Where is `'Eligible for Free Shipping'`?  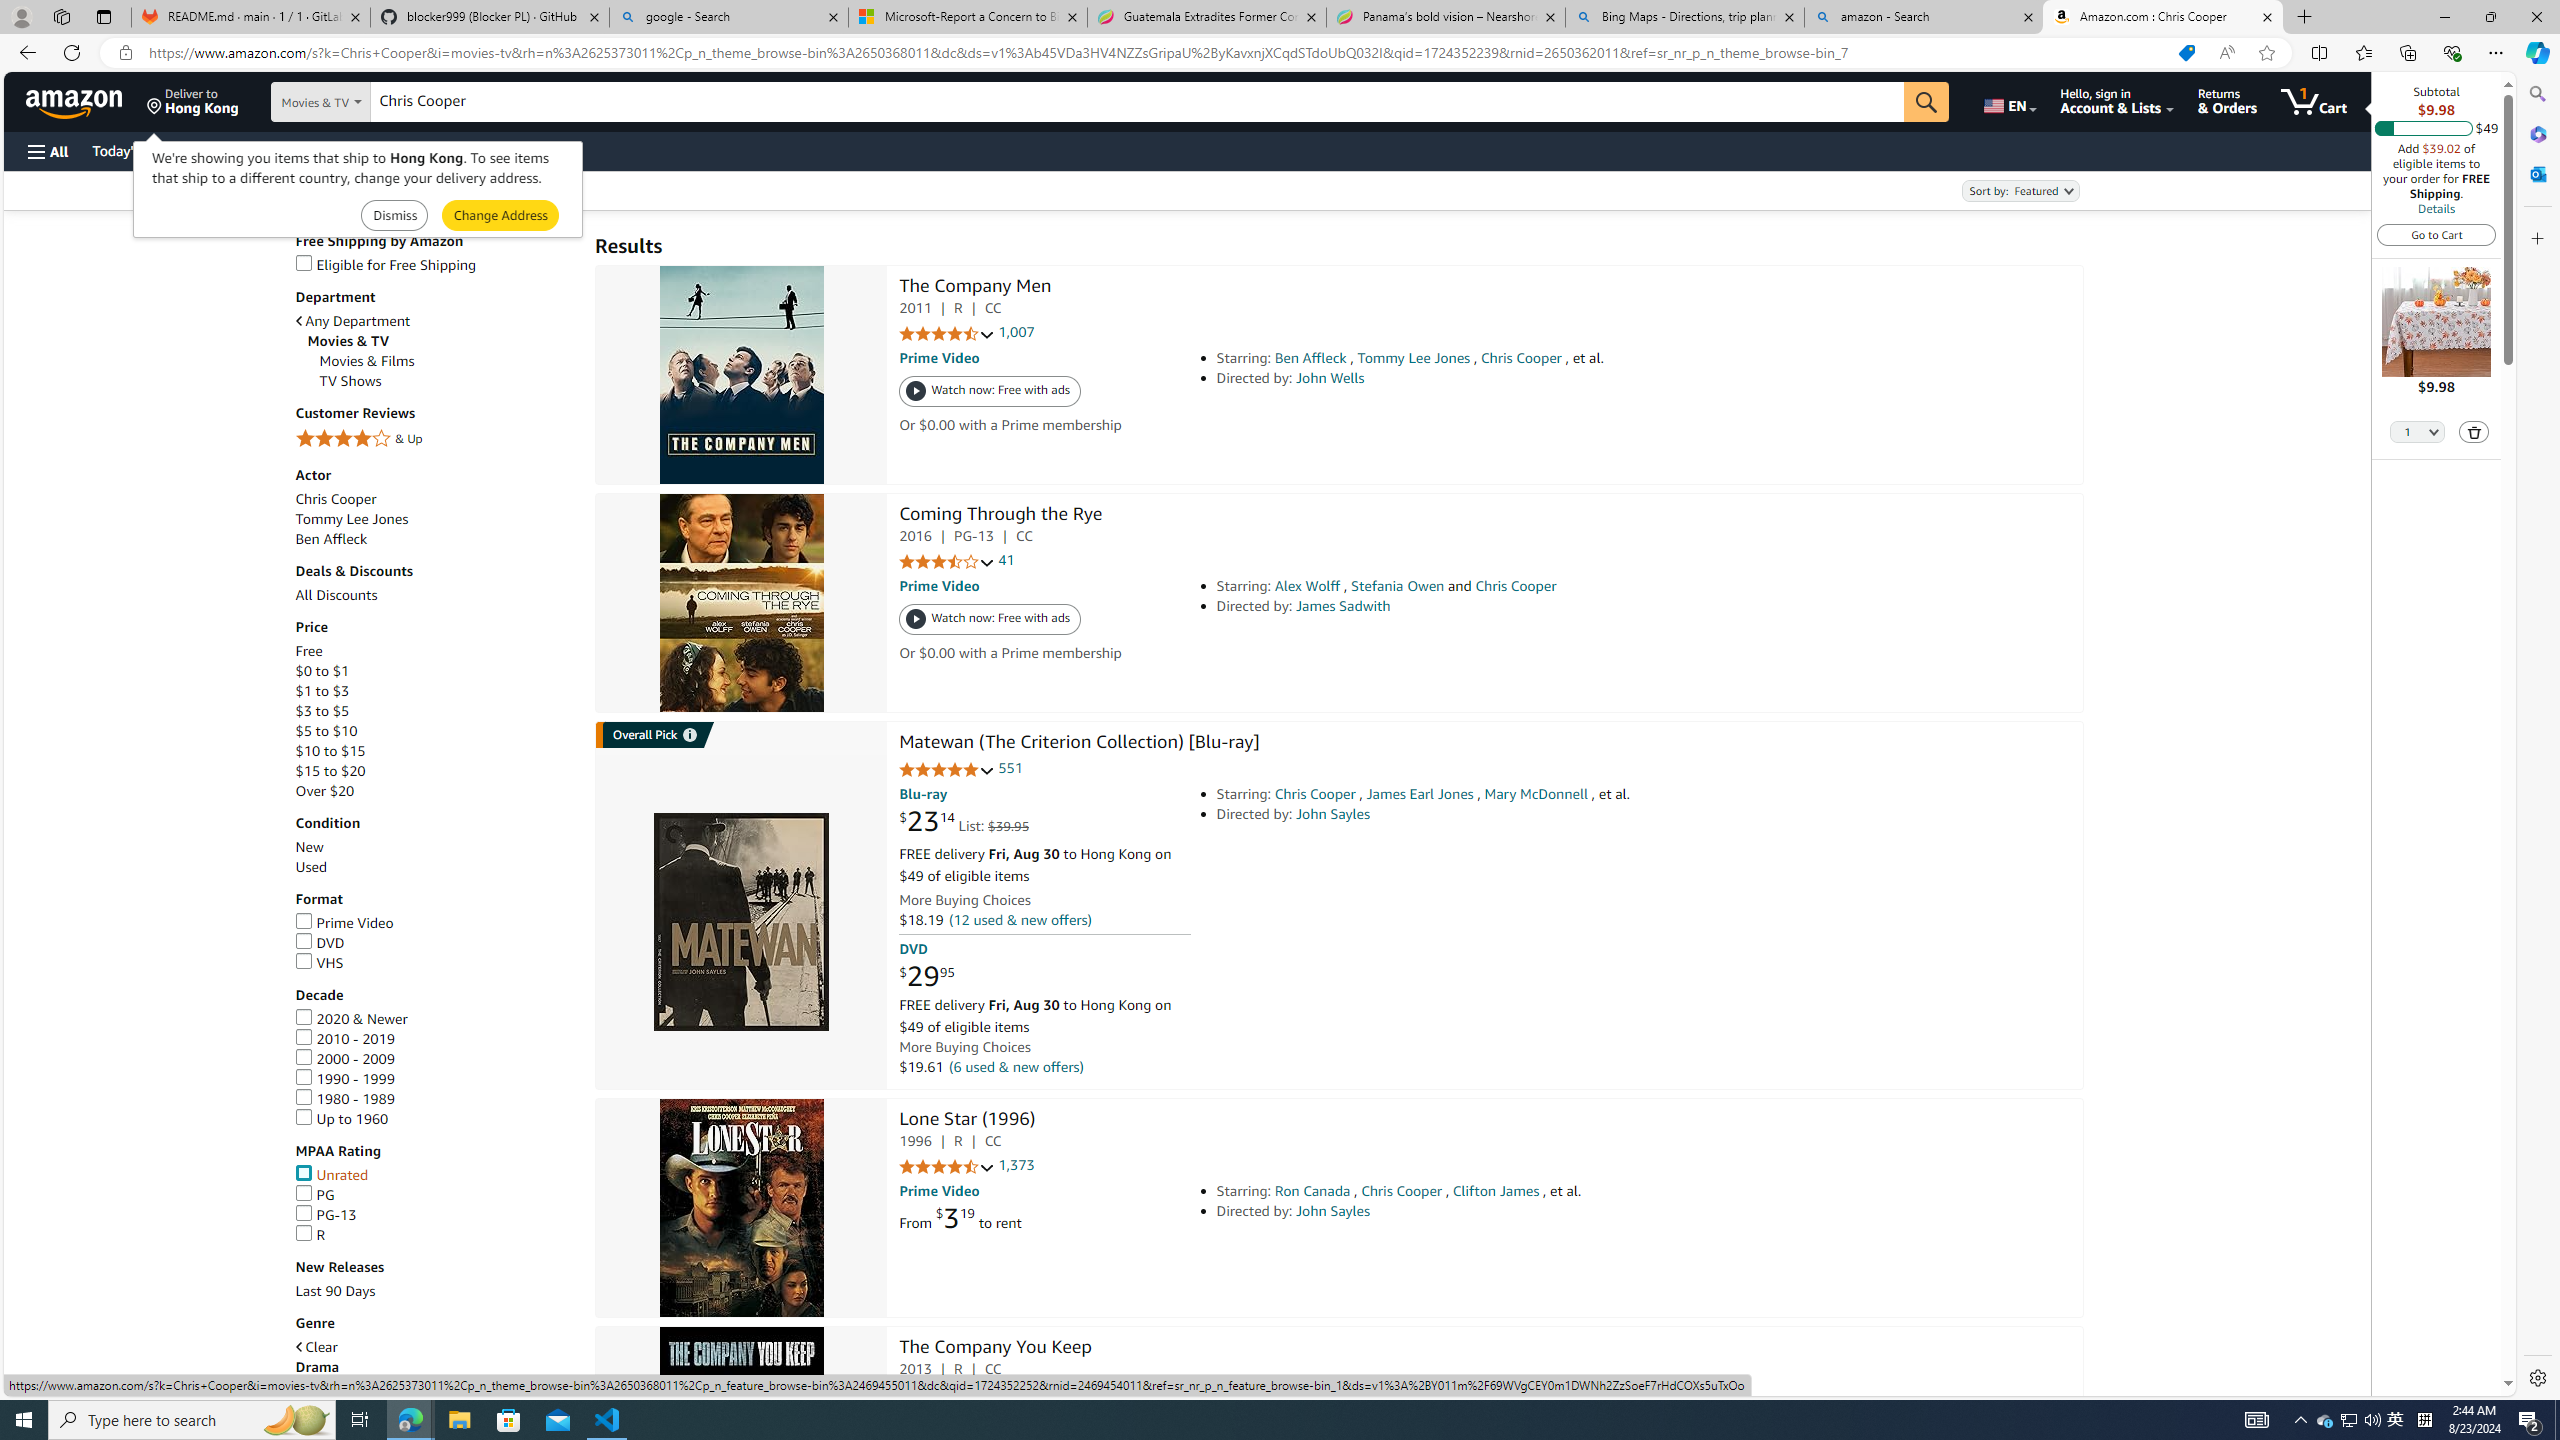 'Eligible for Free Shipping' is located at coordinates (435, 264).